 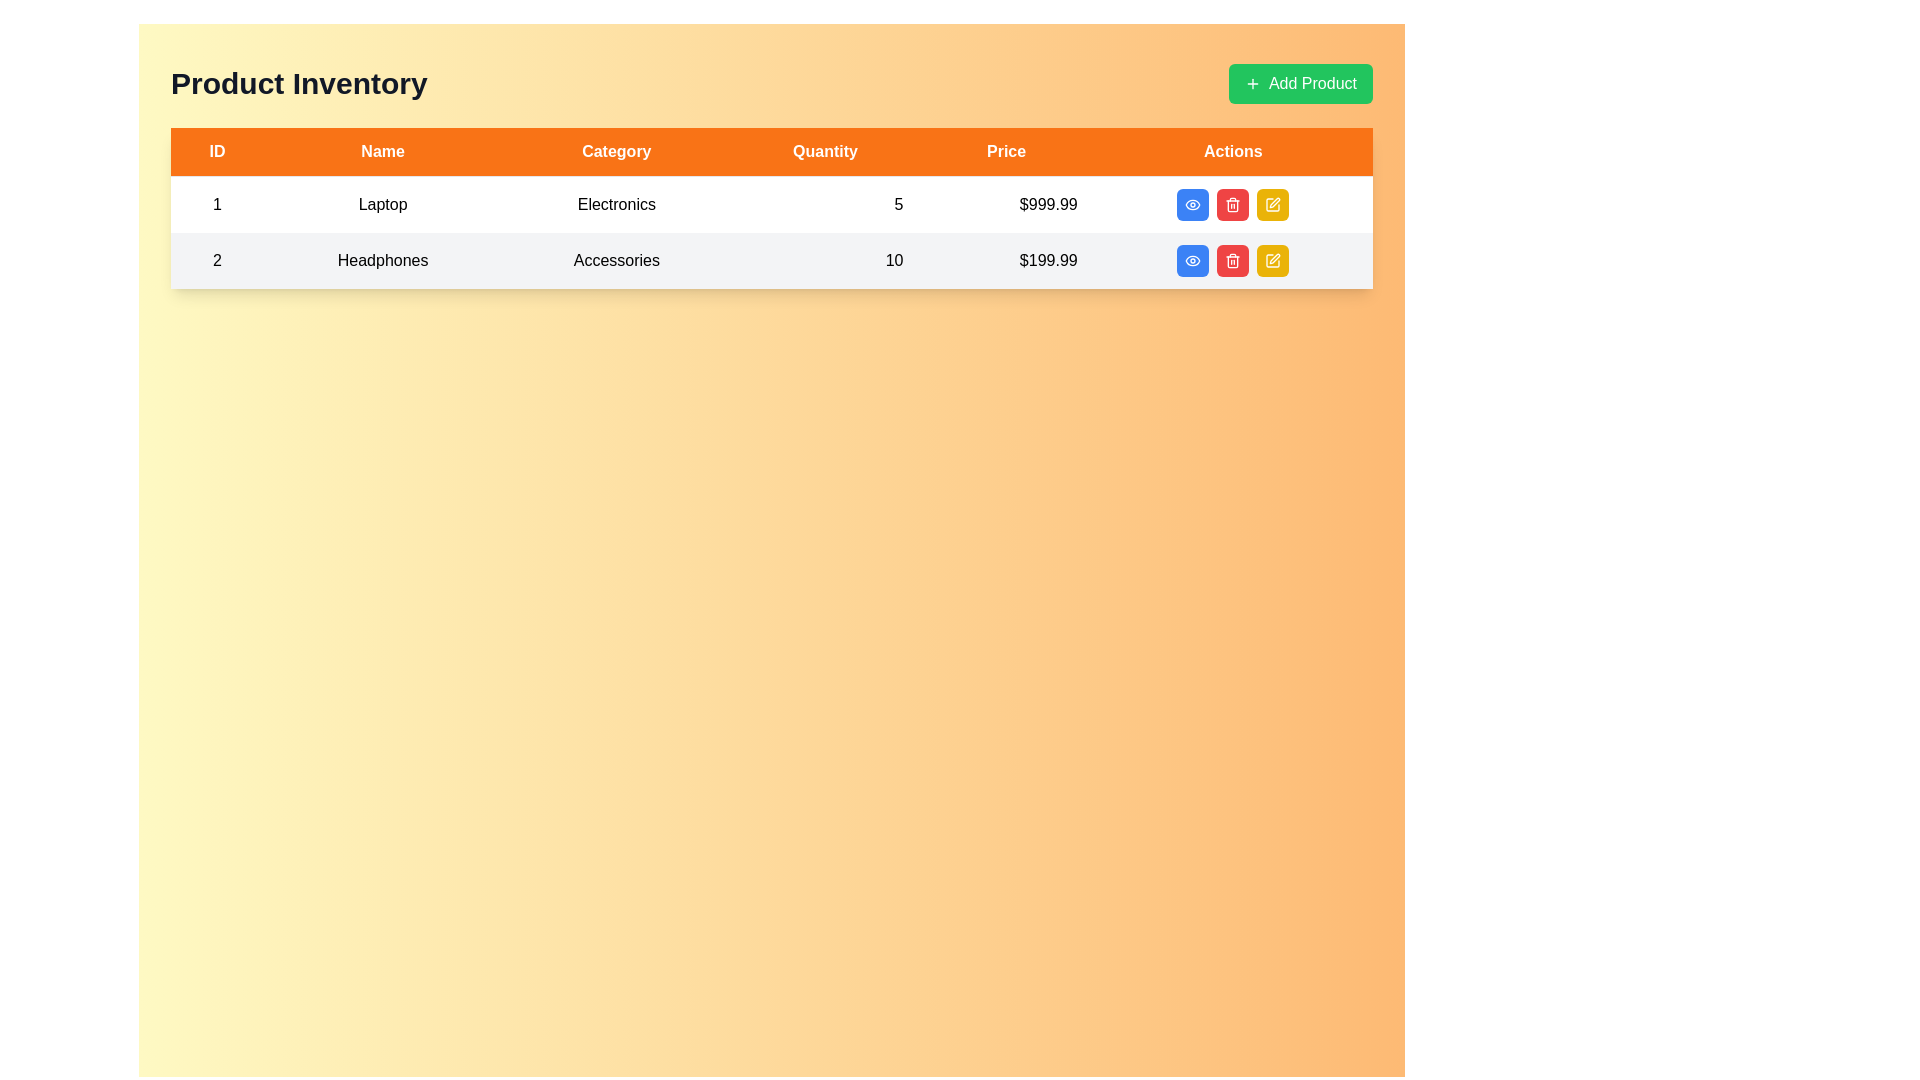 What do you see at coordinates (1272, 260) in the screenshot?
I see `the edit icon button, which is the third icon in the 'Actions' column of the table's second row` at bounding box center [1272, 260].